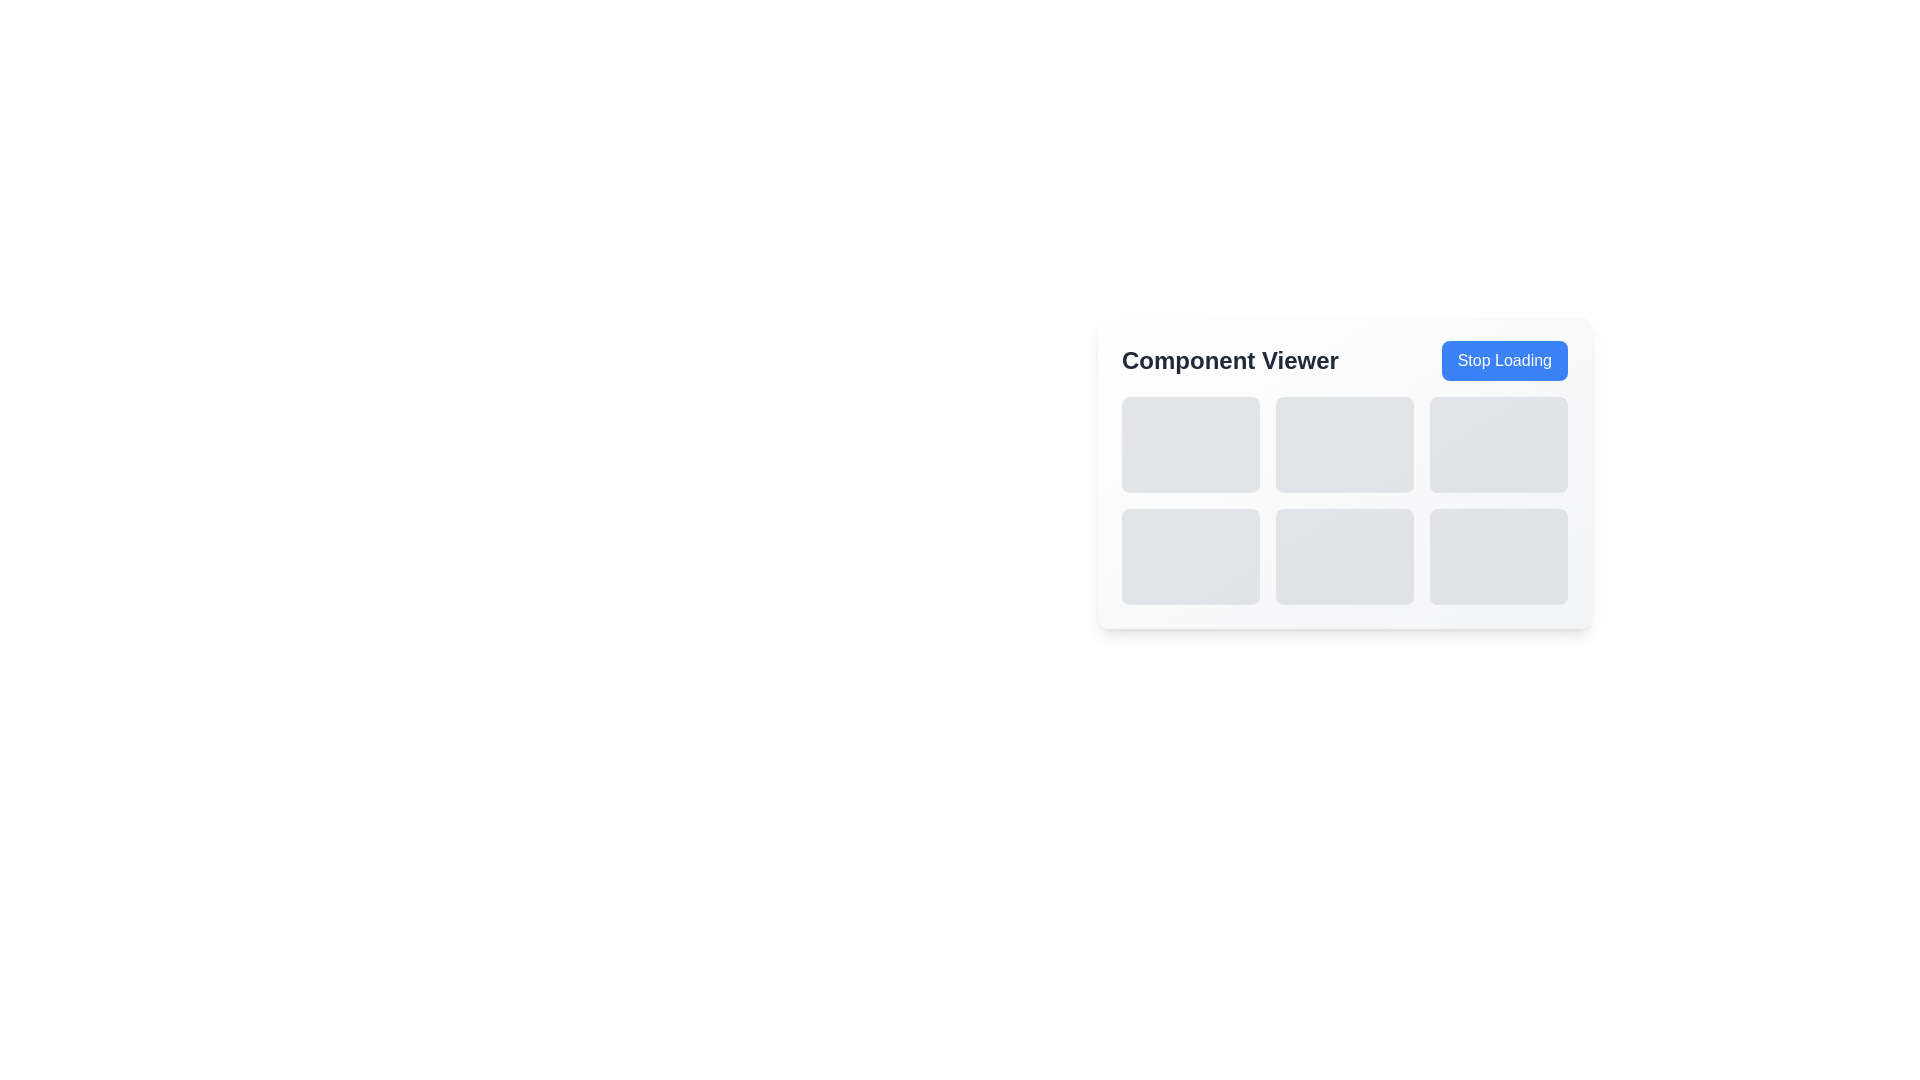  I want to click on the third placeholder in the first row of the grid layout, which visually represents a loading state for content that has not yet loaded, so click(1498, 443).